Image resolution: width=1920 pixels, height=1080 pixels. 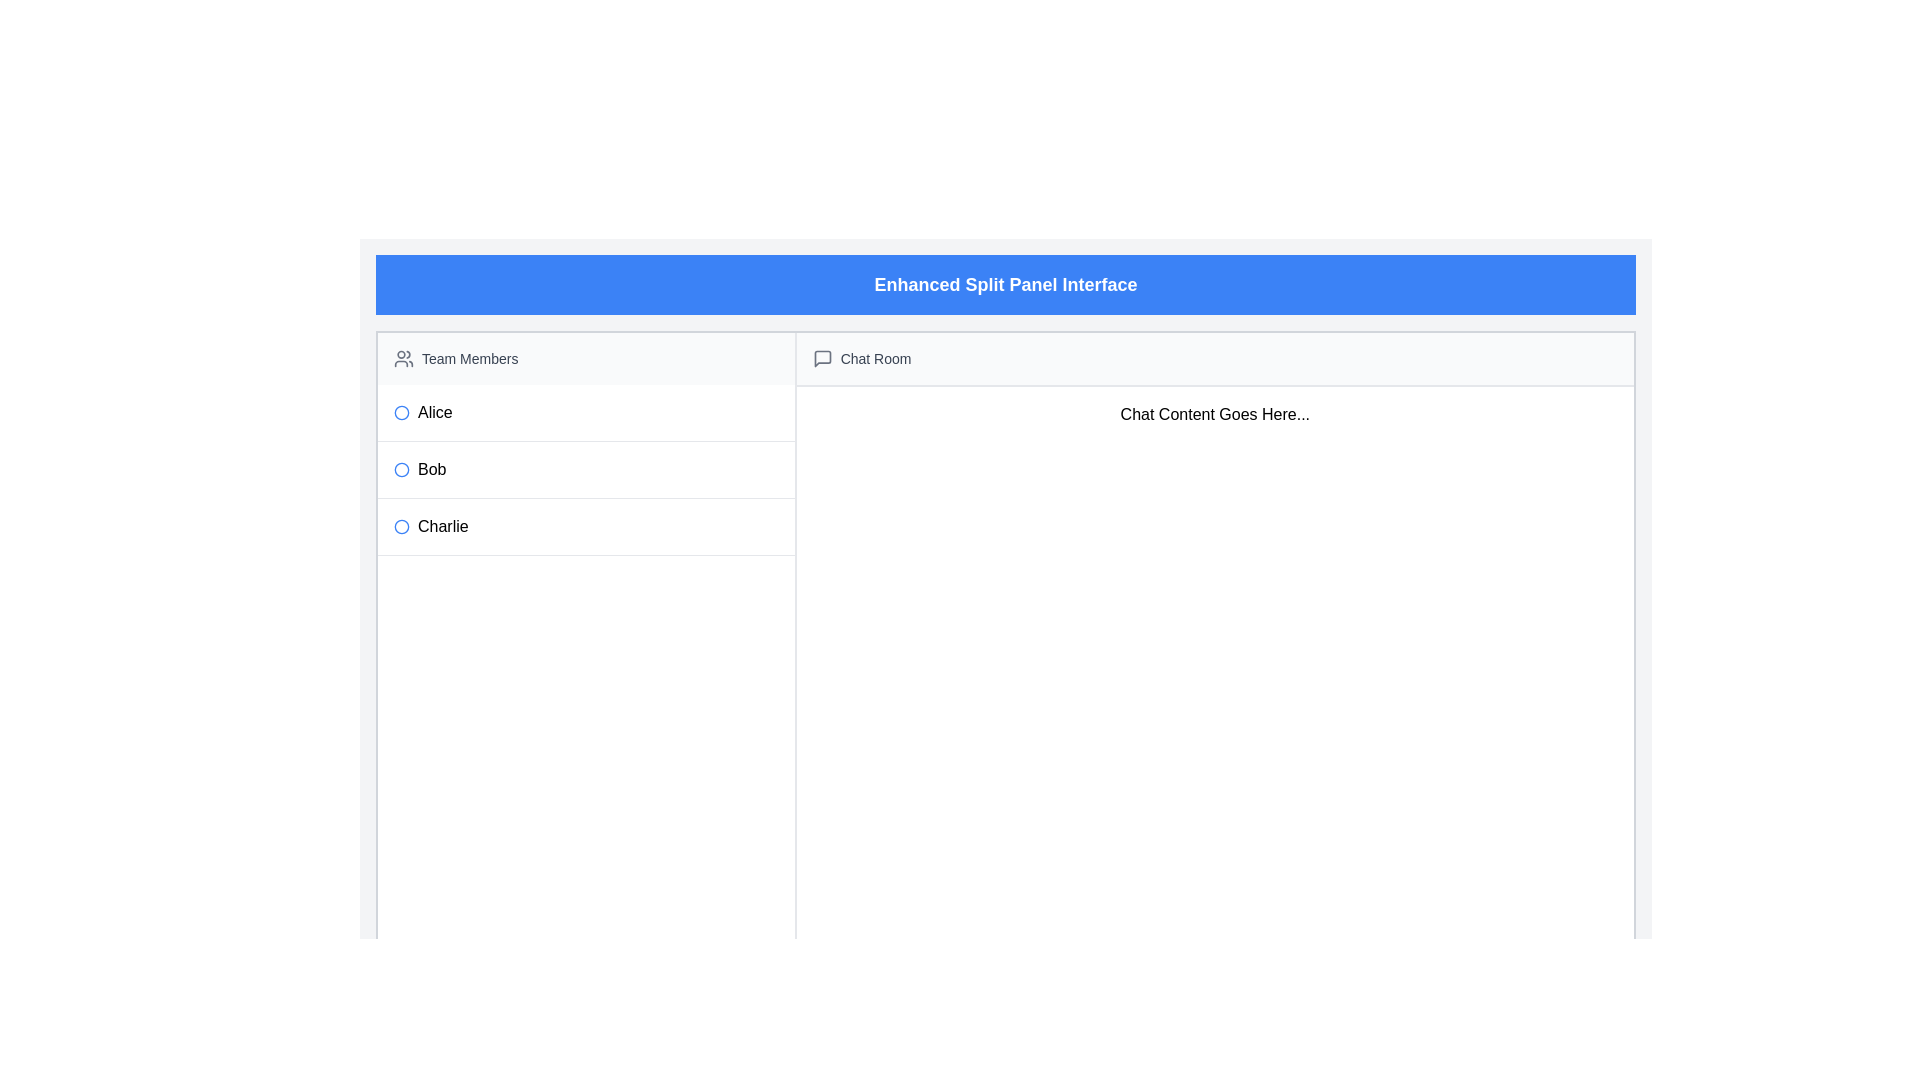 What do you see at coordinates (401, 526) in the screenshot?
I see `the third circular indicator next to the label 'Charlie'` at bounding box center [401, 526].